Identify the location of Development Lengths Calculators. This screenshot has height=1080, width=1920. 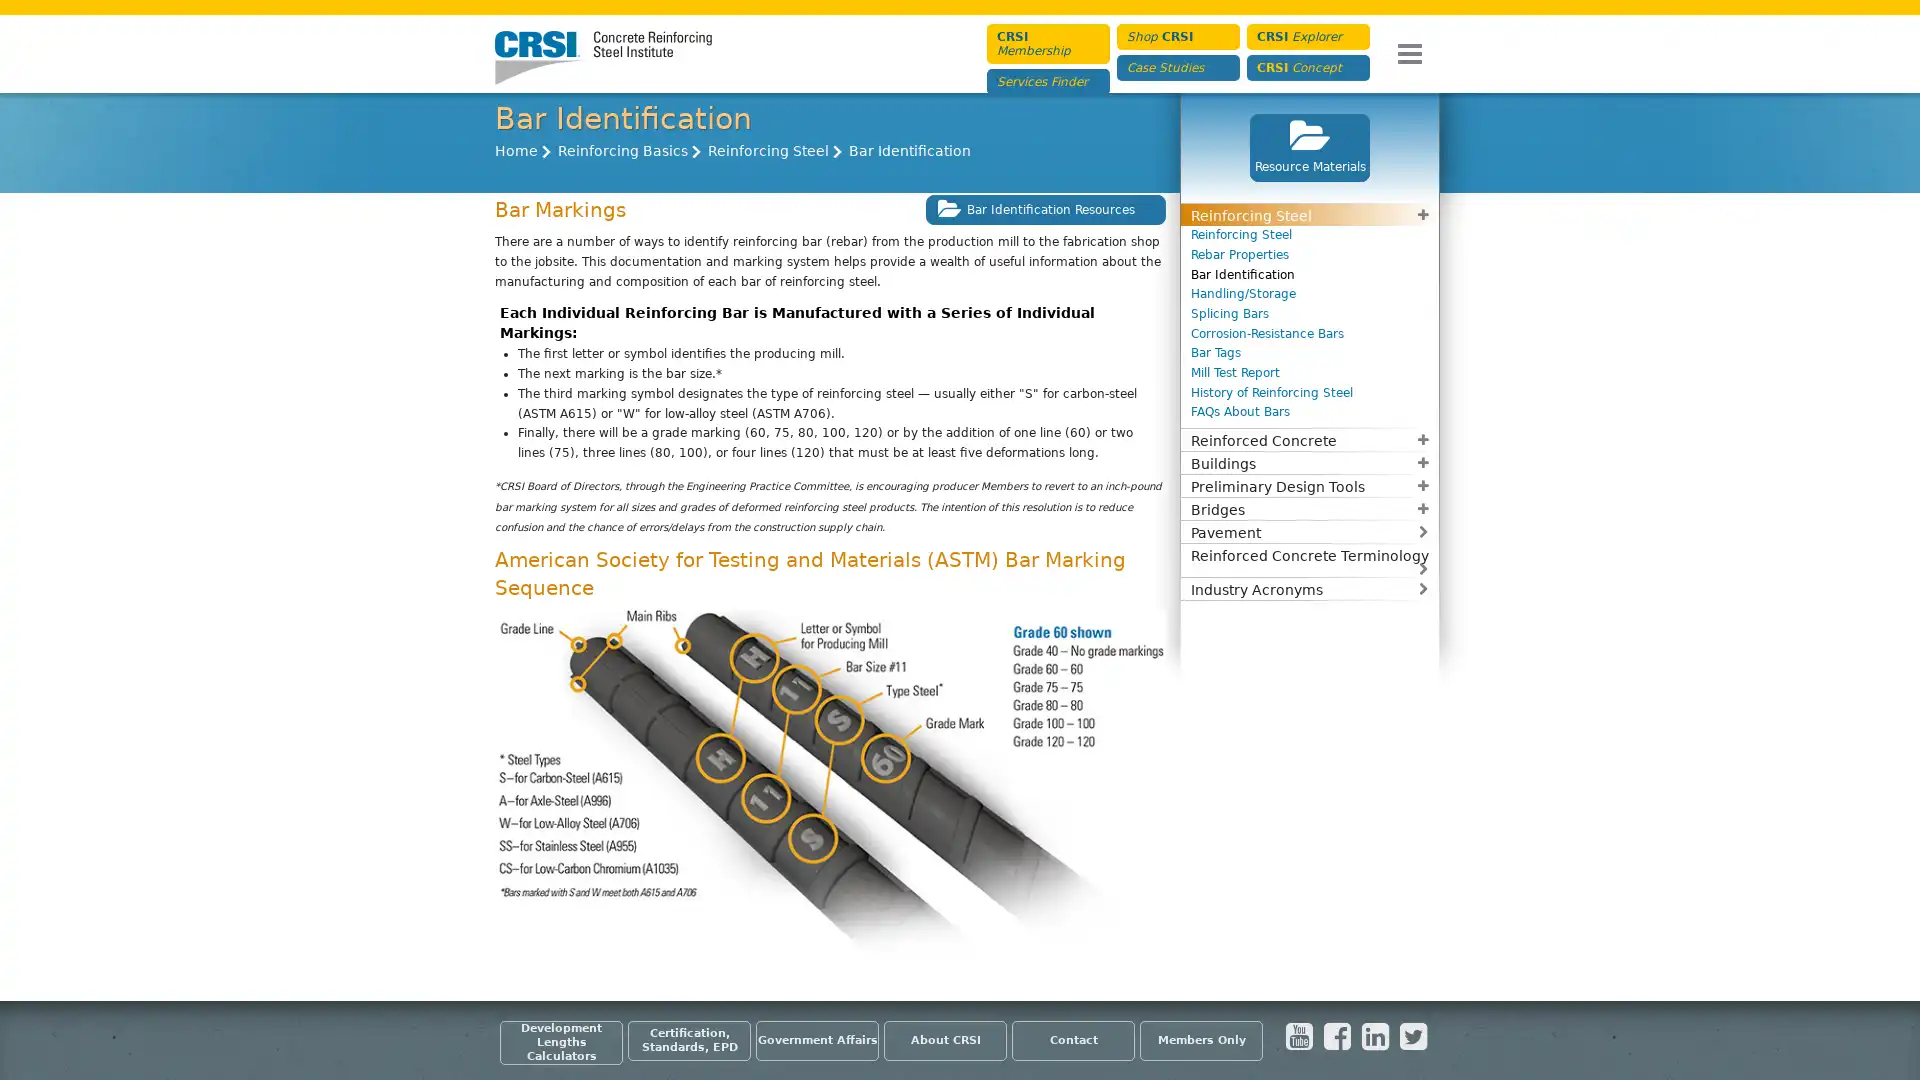
(560, 1040).